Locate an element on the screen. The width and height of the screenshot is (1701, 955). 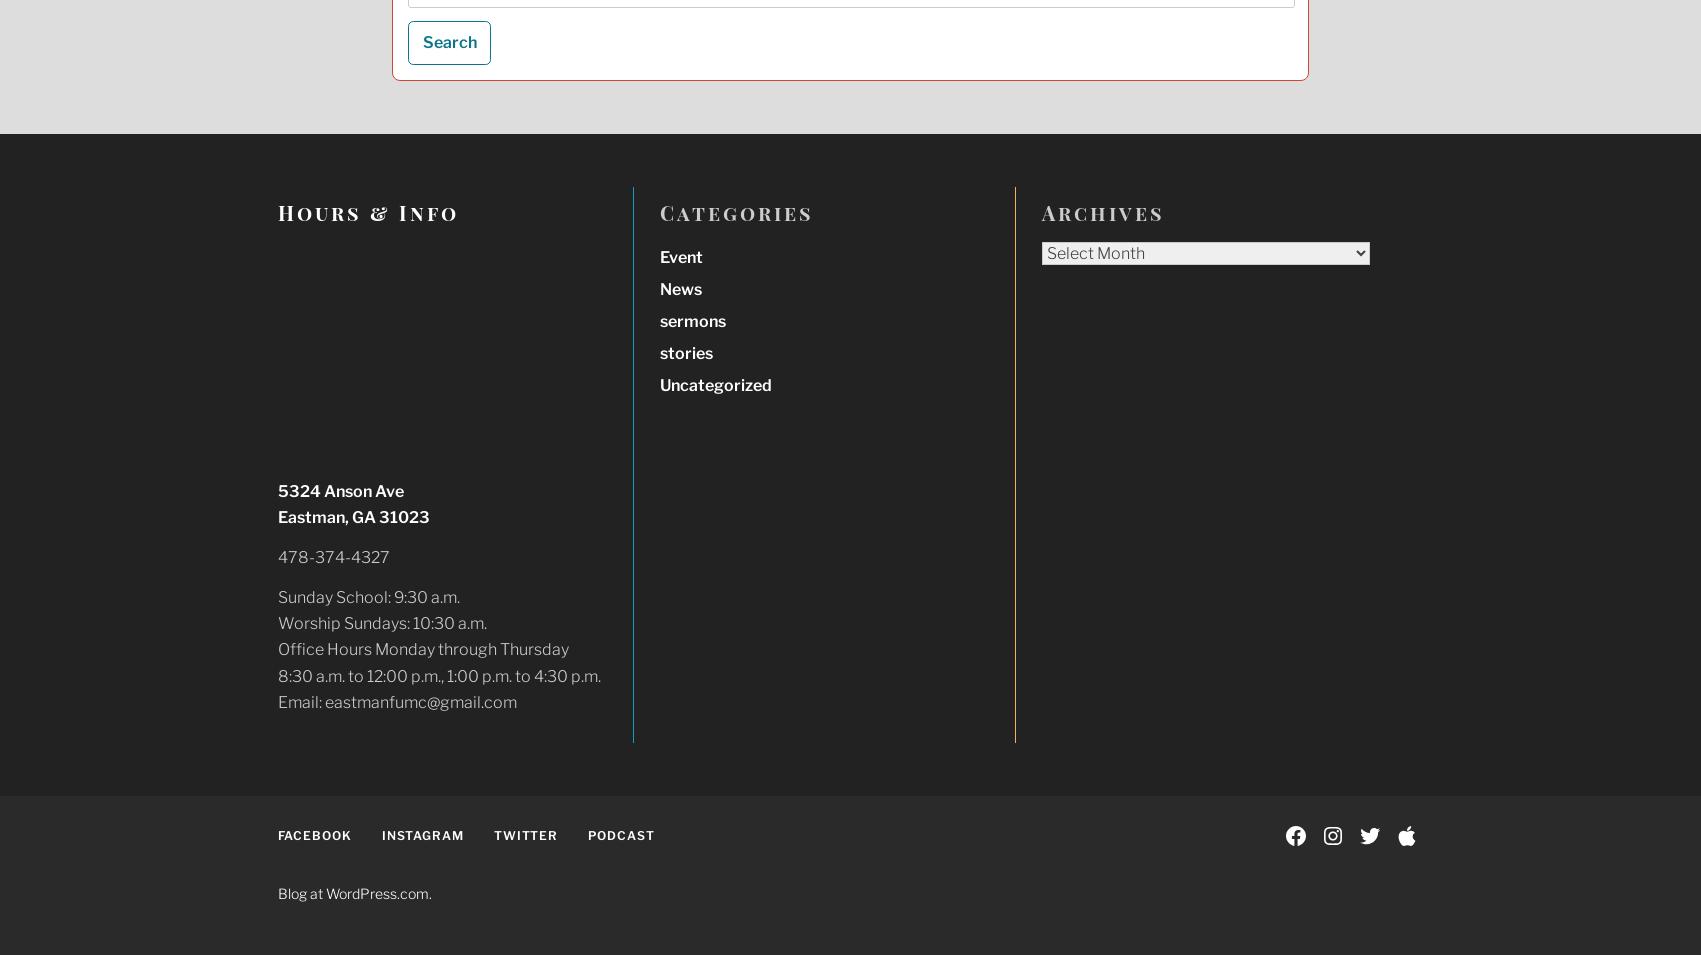
'Sunday School: 9:30 a.m.' is located at coordinates (366, 596).